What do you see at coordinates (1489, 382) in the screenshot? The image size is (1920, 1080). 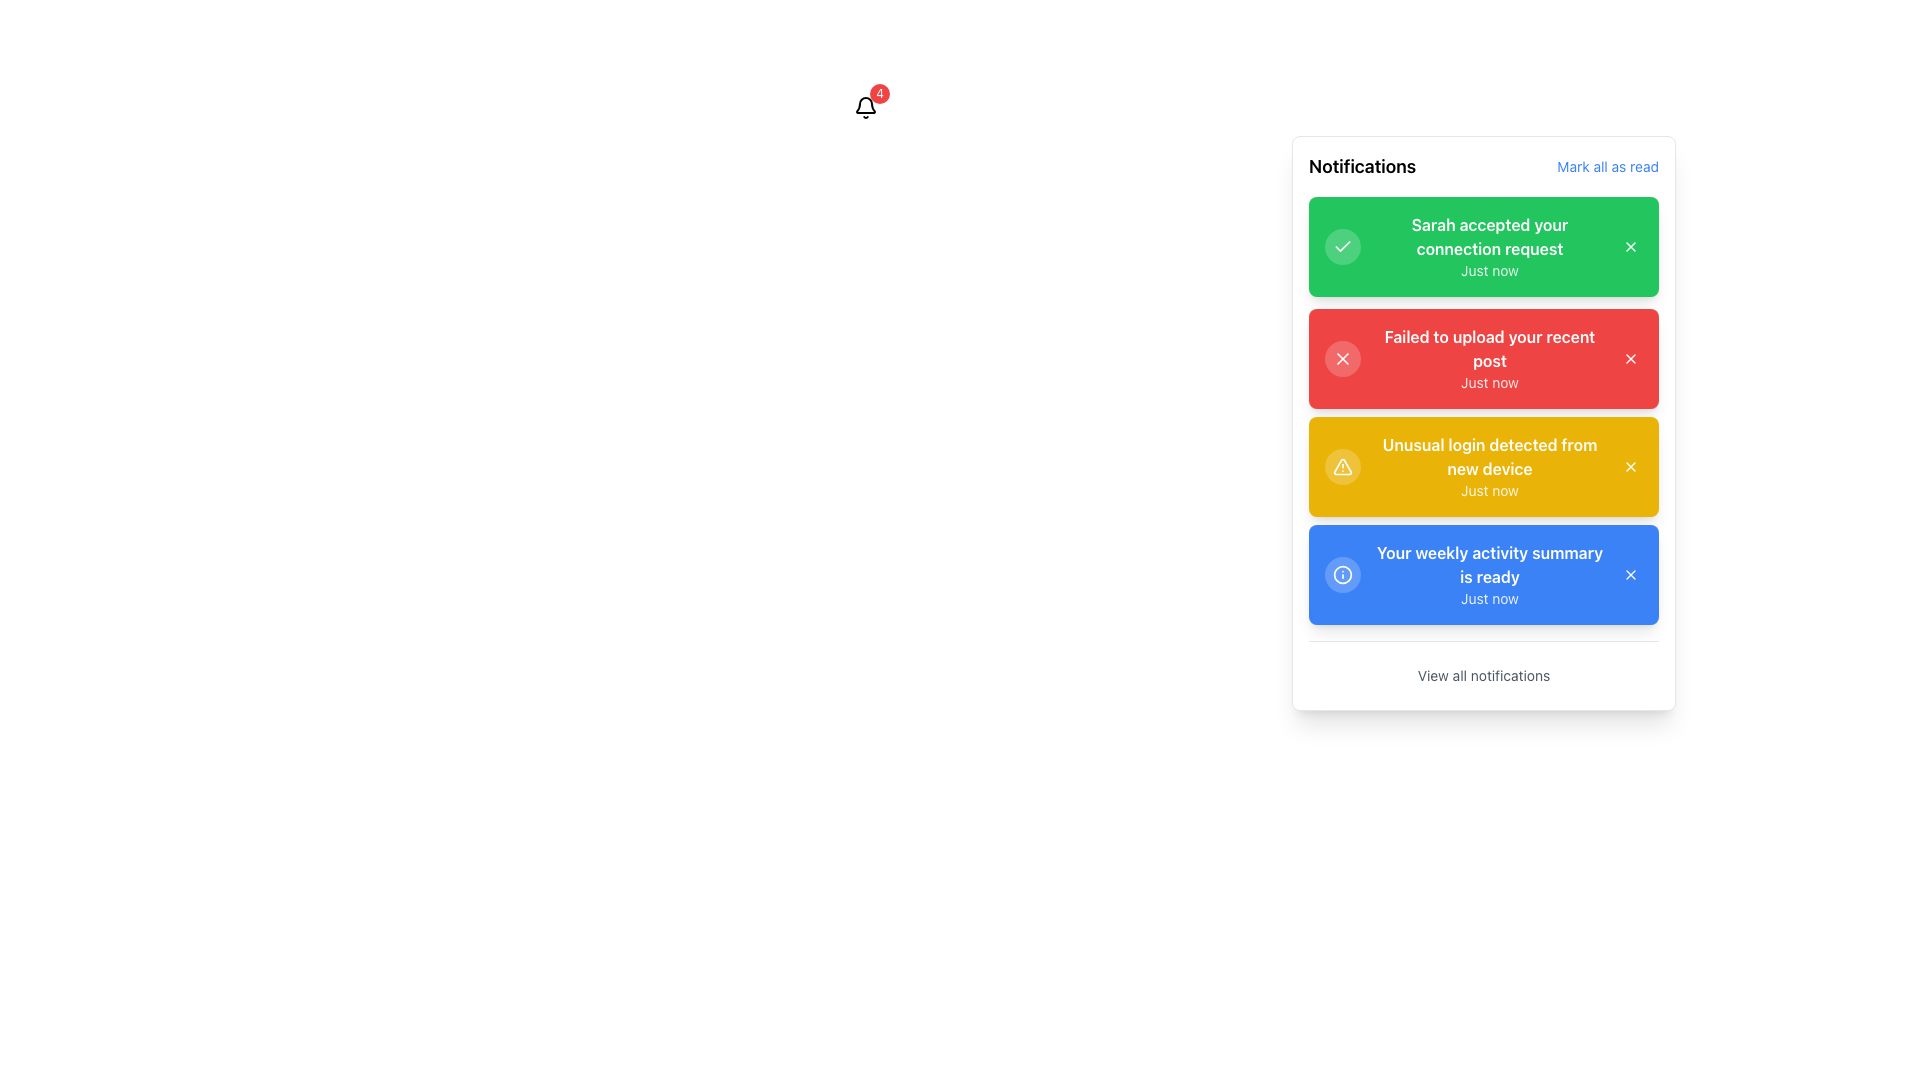 I see `text of the Timestamp label that displays 'Just now', located below the bold notification message 'Failed to upload your recent post'` at bounding box center [1489, 382].